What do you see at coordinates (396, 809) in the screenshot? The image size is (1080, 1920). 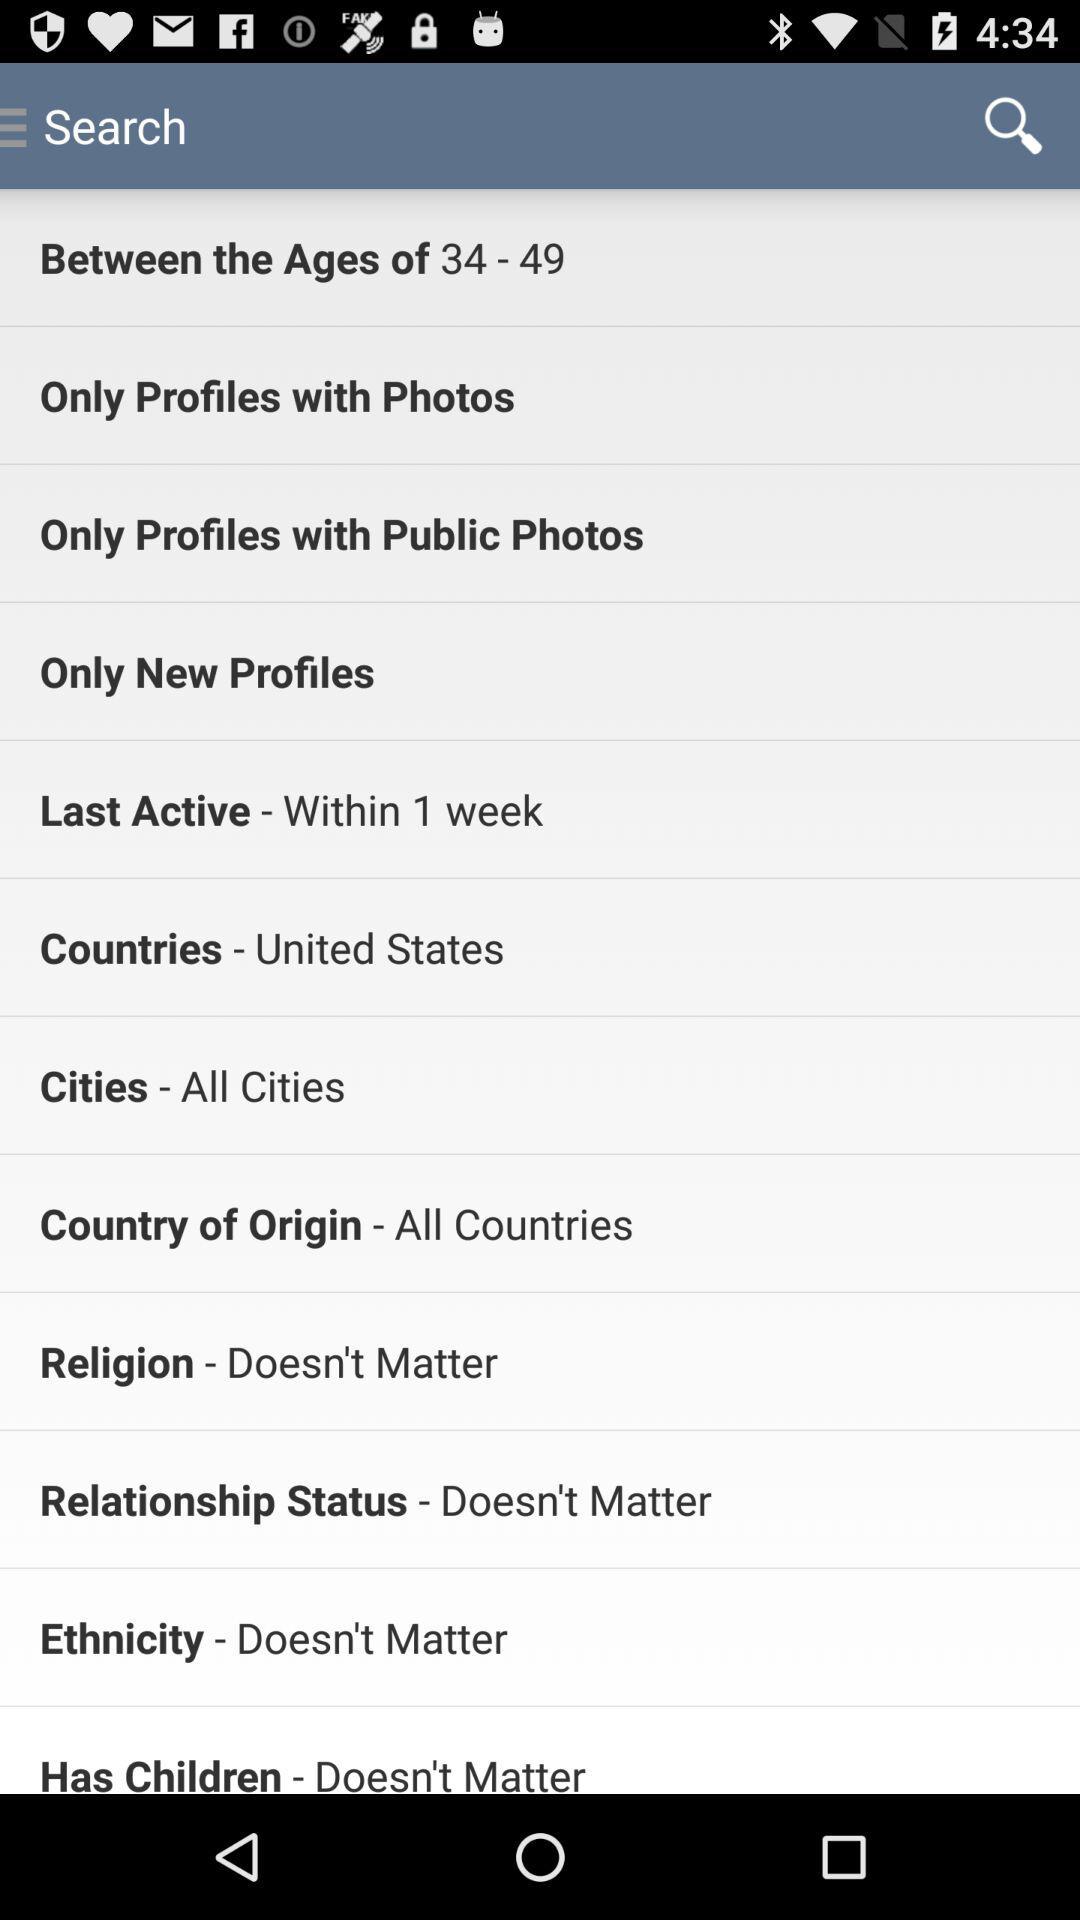 I see `app below the only new profiles app` at bounding box center [396, 809].